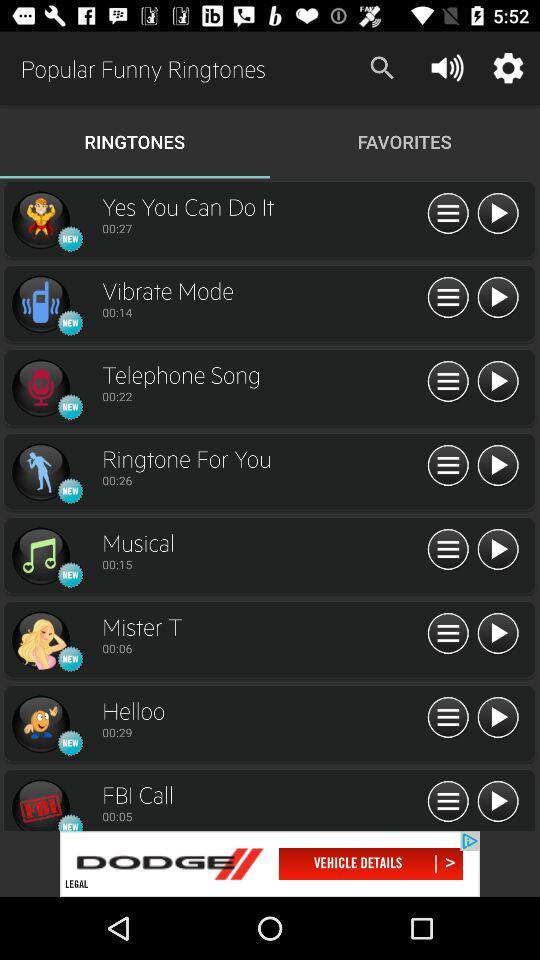 This screenshot has width=540, height=960. Describe the element at coordinates (40, 556) in the screenshot. I see `music play option` at that location.